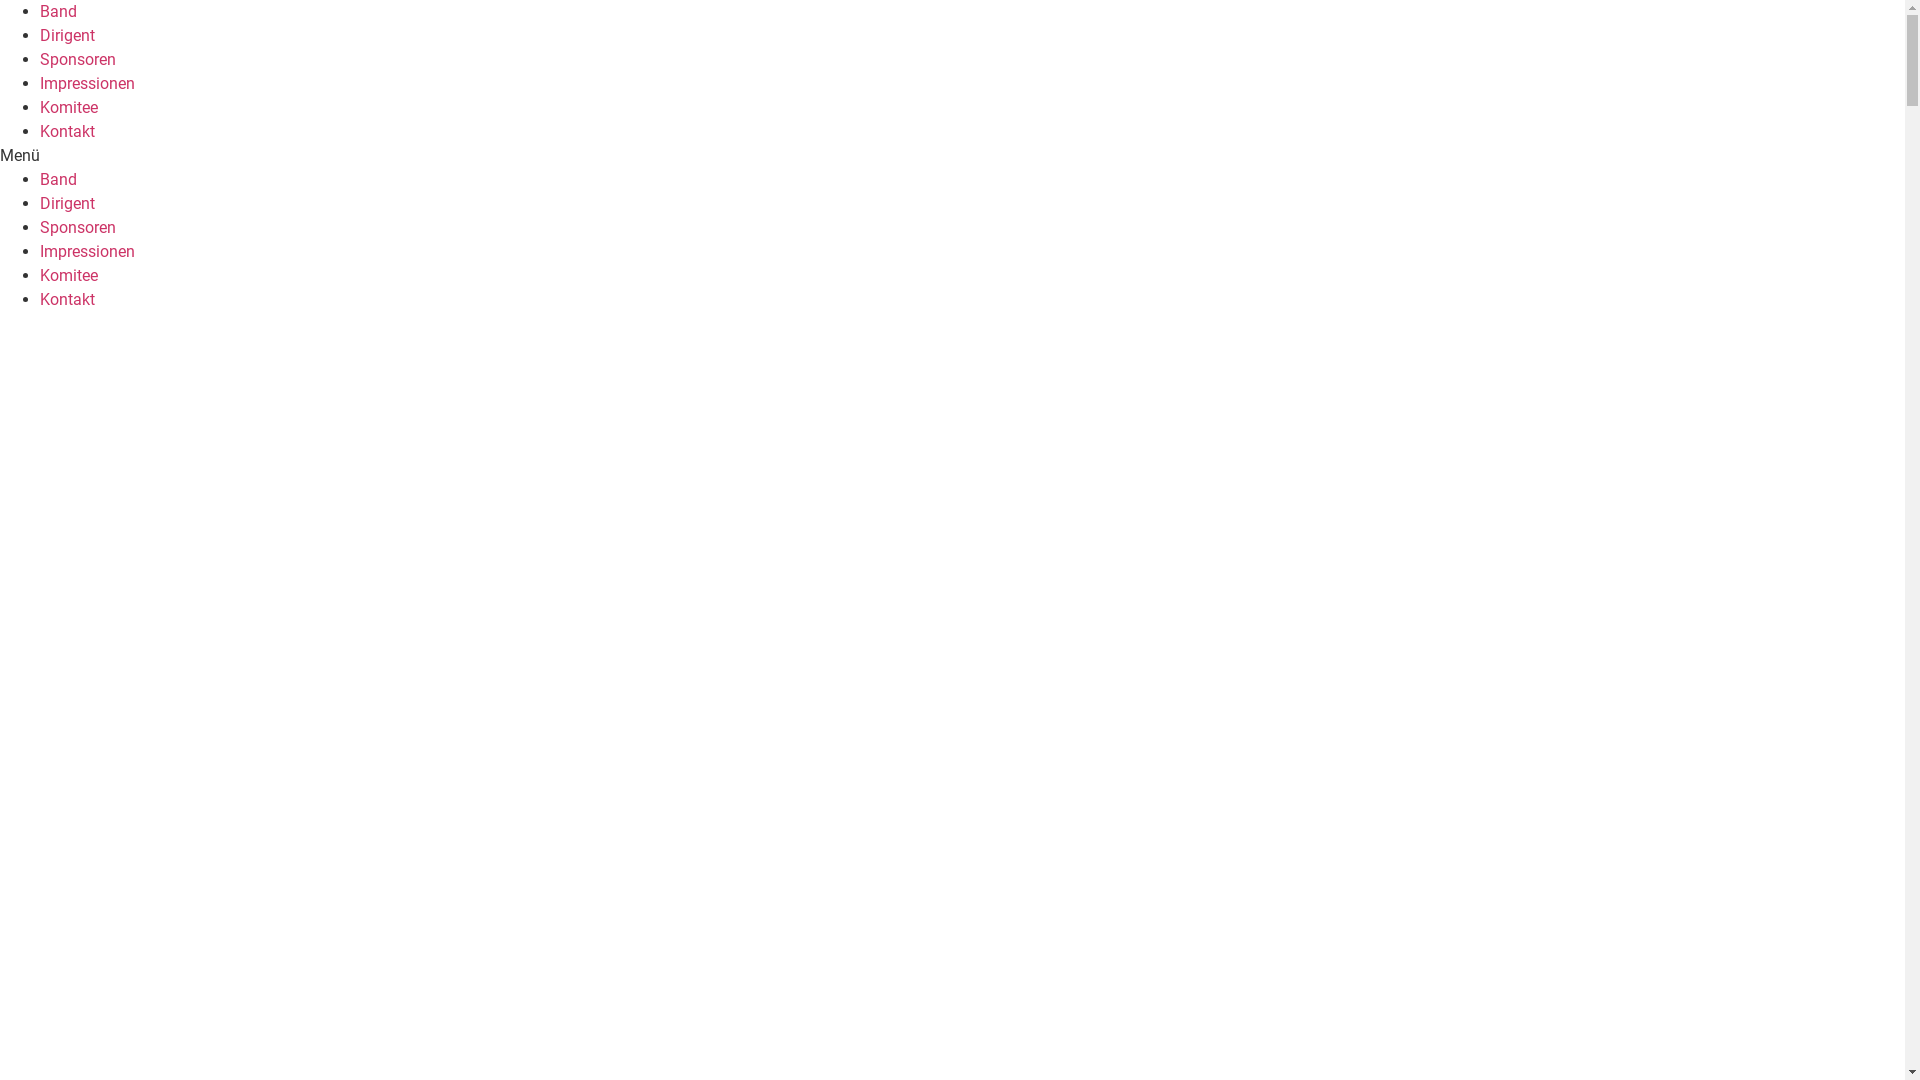  I want to click on 'Dirigent', so click(67, 203).